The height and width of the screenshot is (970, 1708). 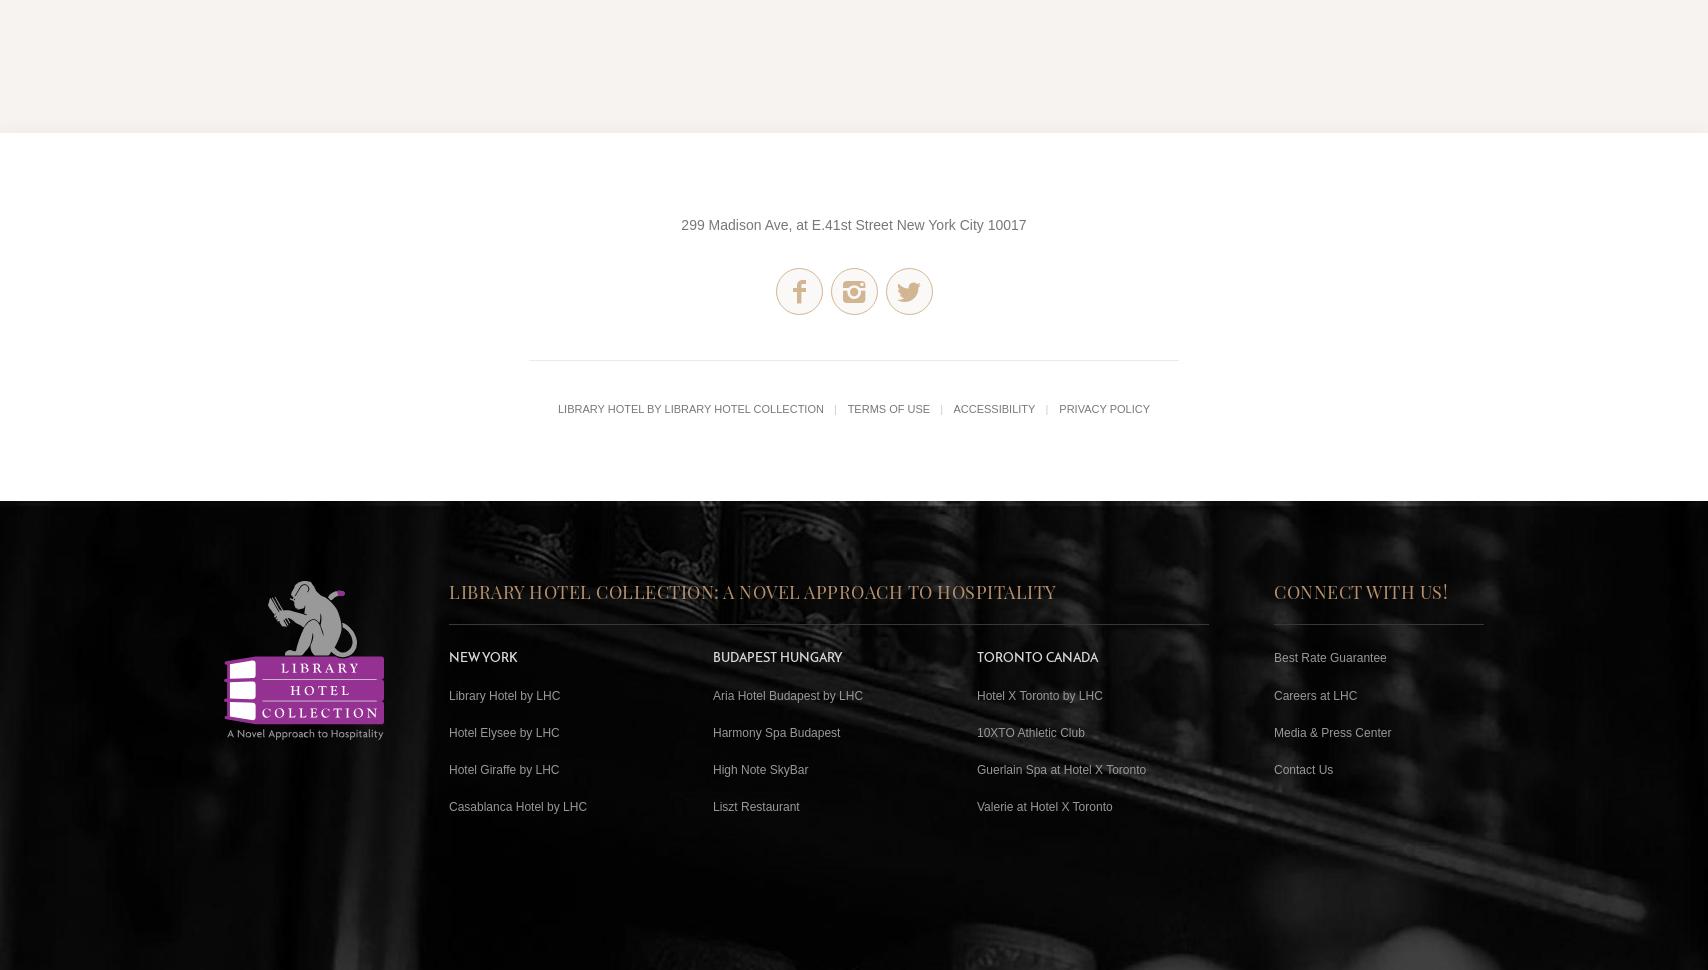 What do you see at coordinates (1104, 407) in the screenshot?
I see `'Privacy Policy'` at bounding box center [1104, 407].